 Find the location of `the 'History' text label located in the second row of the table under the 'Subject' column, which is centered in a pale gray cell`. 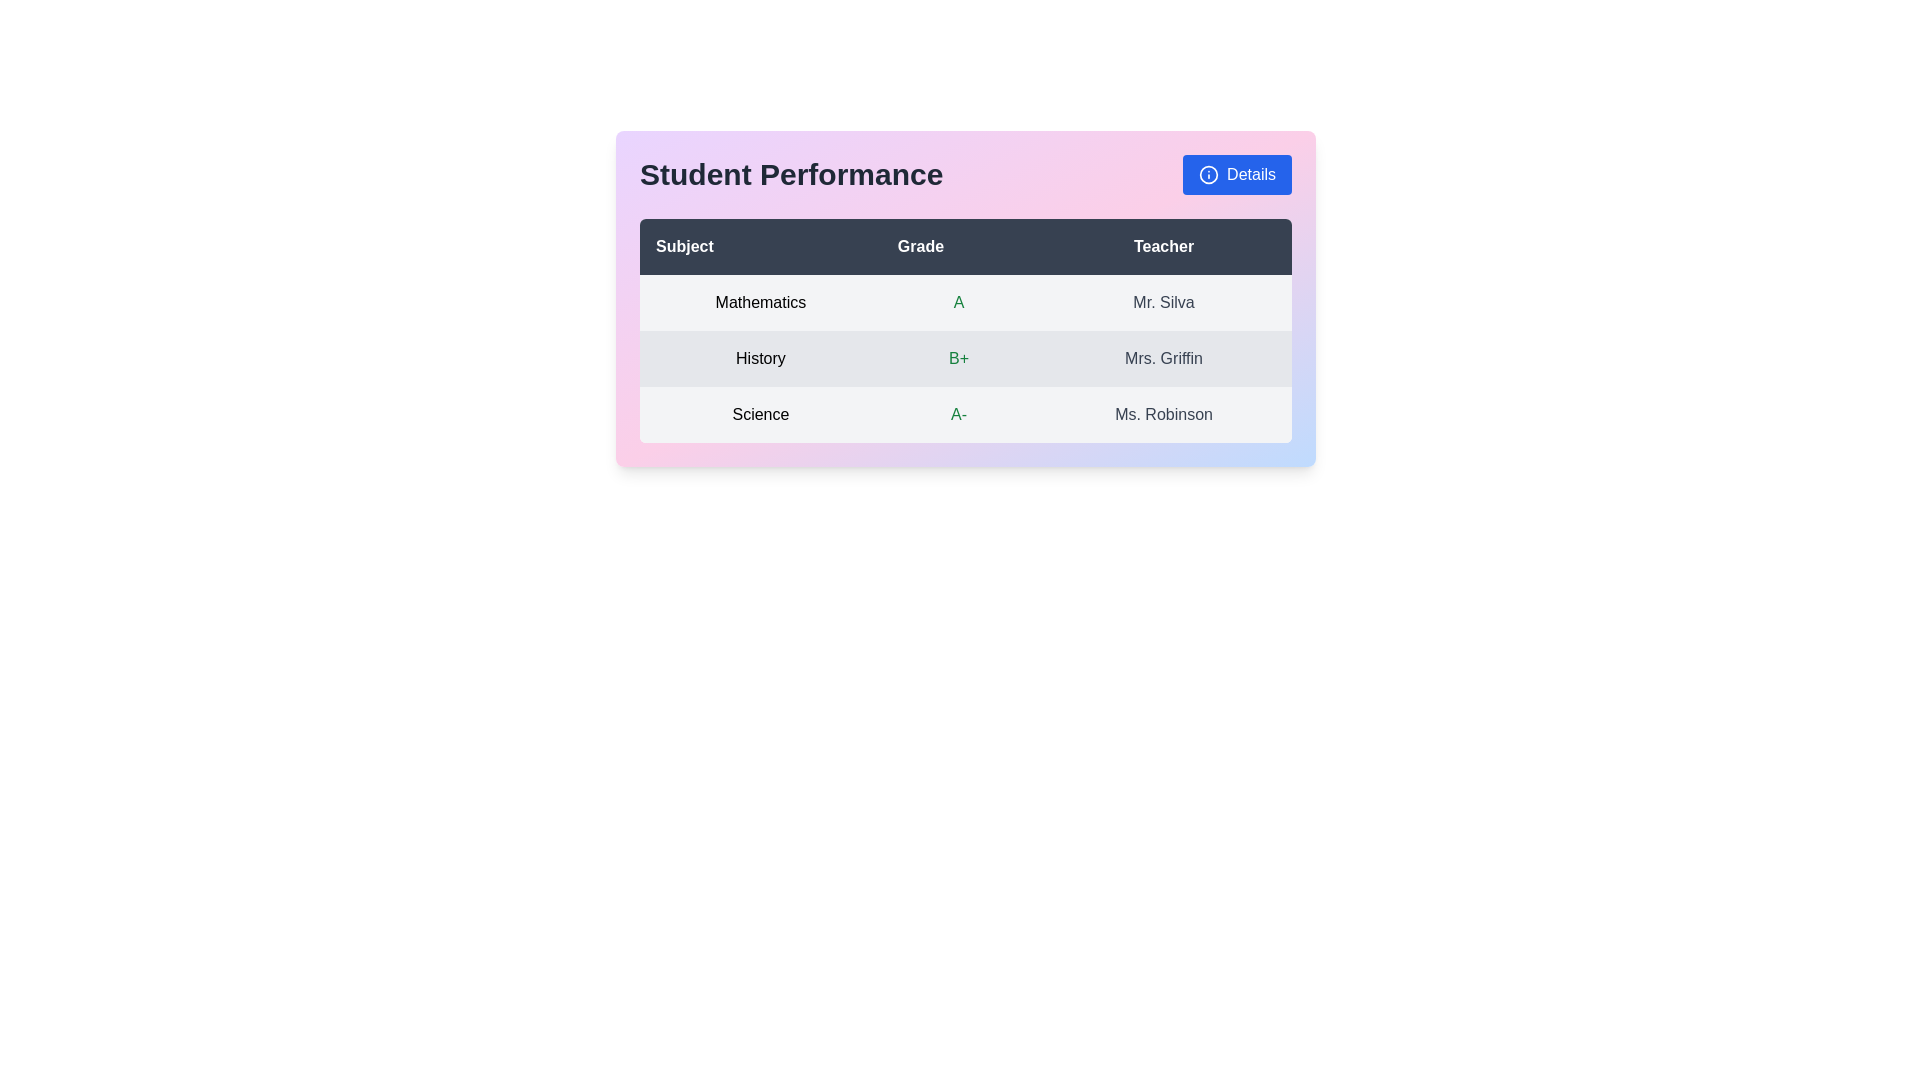

the 'History' text label located in the second row of the table under the 'Subject' column, which is centered in a pale gray cell is located at coordinates (759, 357).